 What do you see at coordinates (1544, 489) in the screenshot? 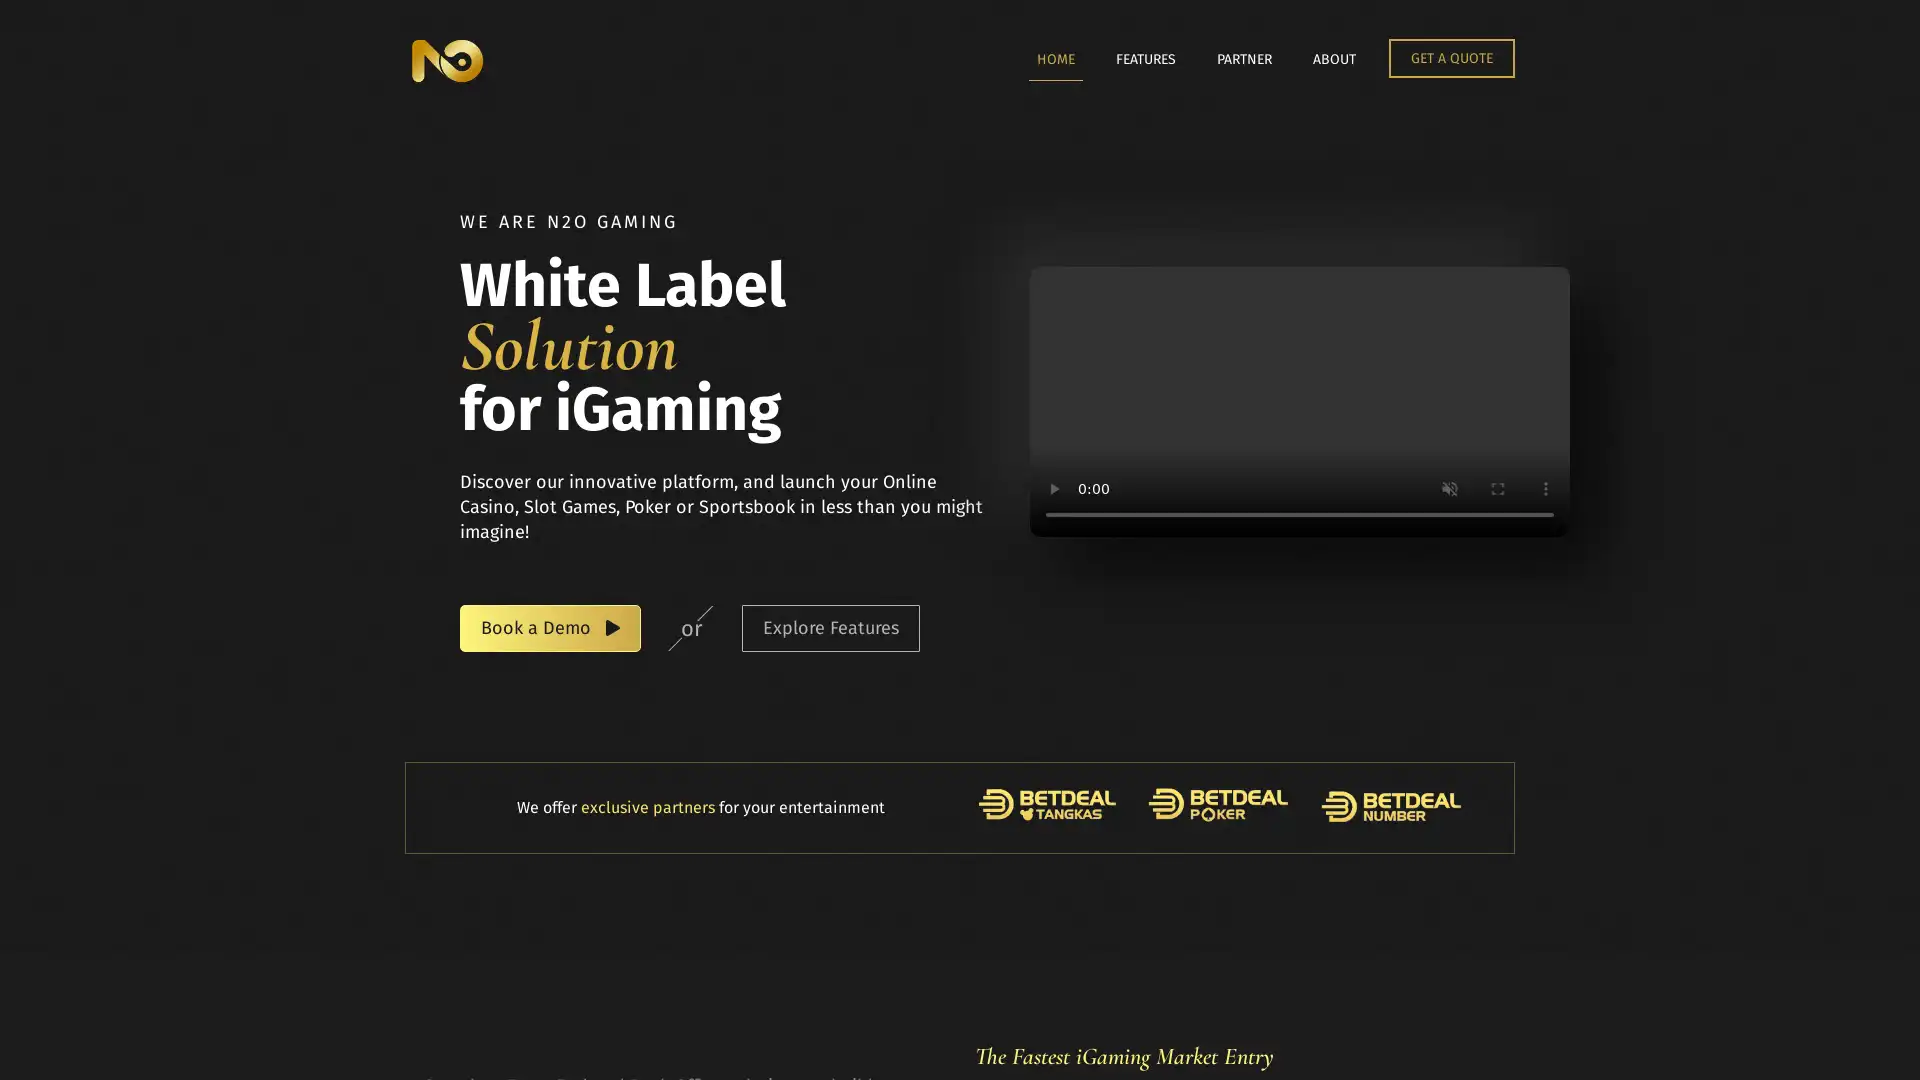
I see `show more media controls` at bounding box center [1544, 489].